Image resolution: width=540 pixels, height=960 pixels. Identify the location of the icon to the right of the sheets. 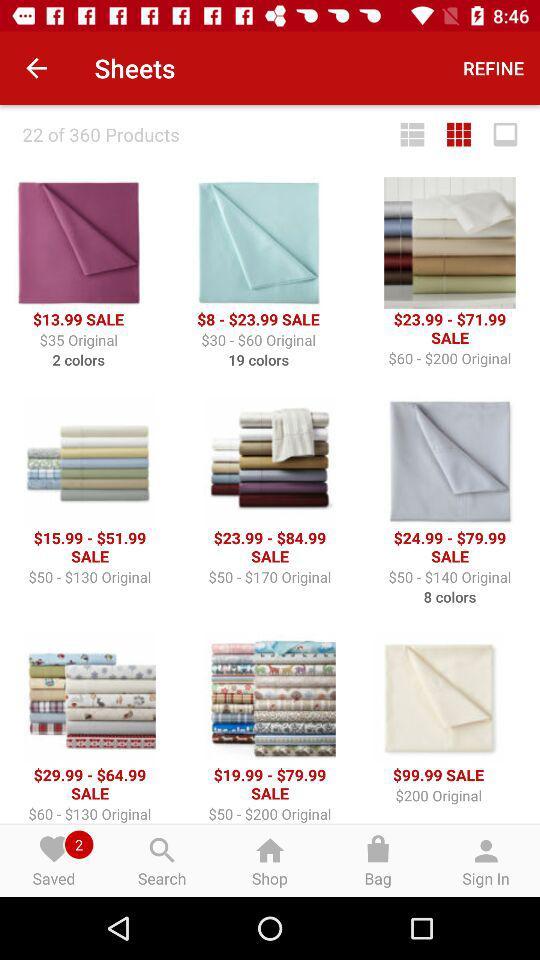
(492, 68).